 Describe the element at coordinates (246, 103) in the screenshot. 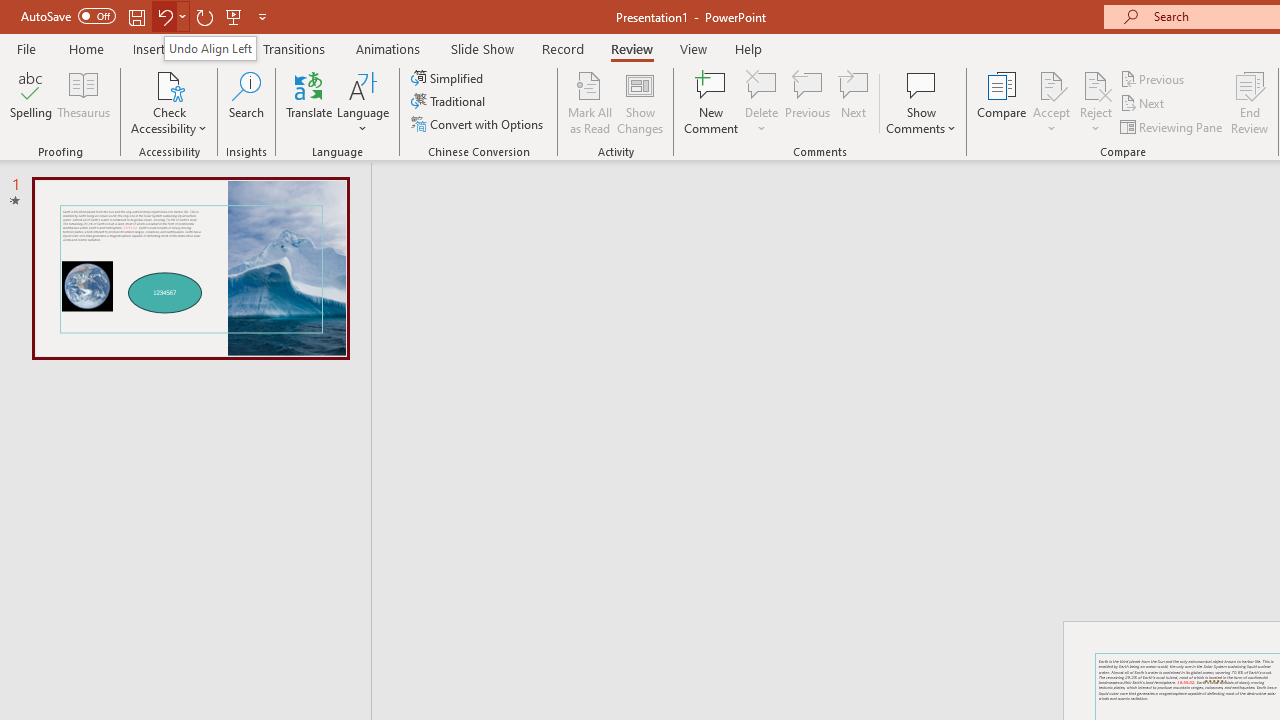

I see `'Search'` at that location.